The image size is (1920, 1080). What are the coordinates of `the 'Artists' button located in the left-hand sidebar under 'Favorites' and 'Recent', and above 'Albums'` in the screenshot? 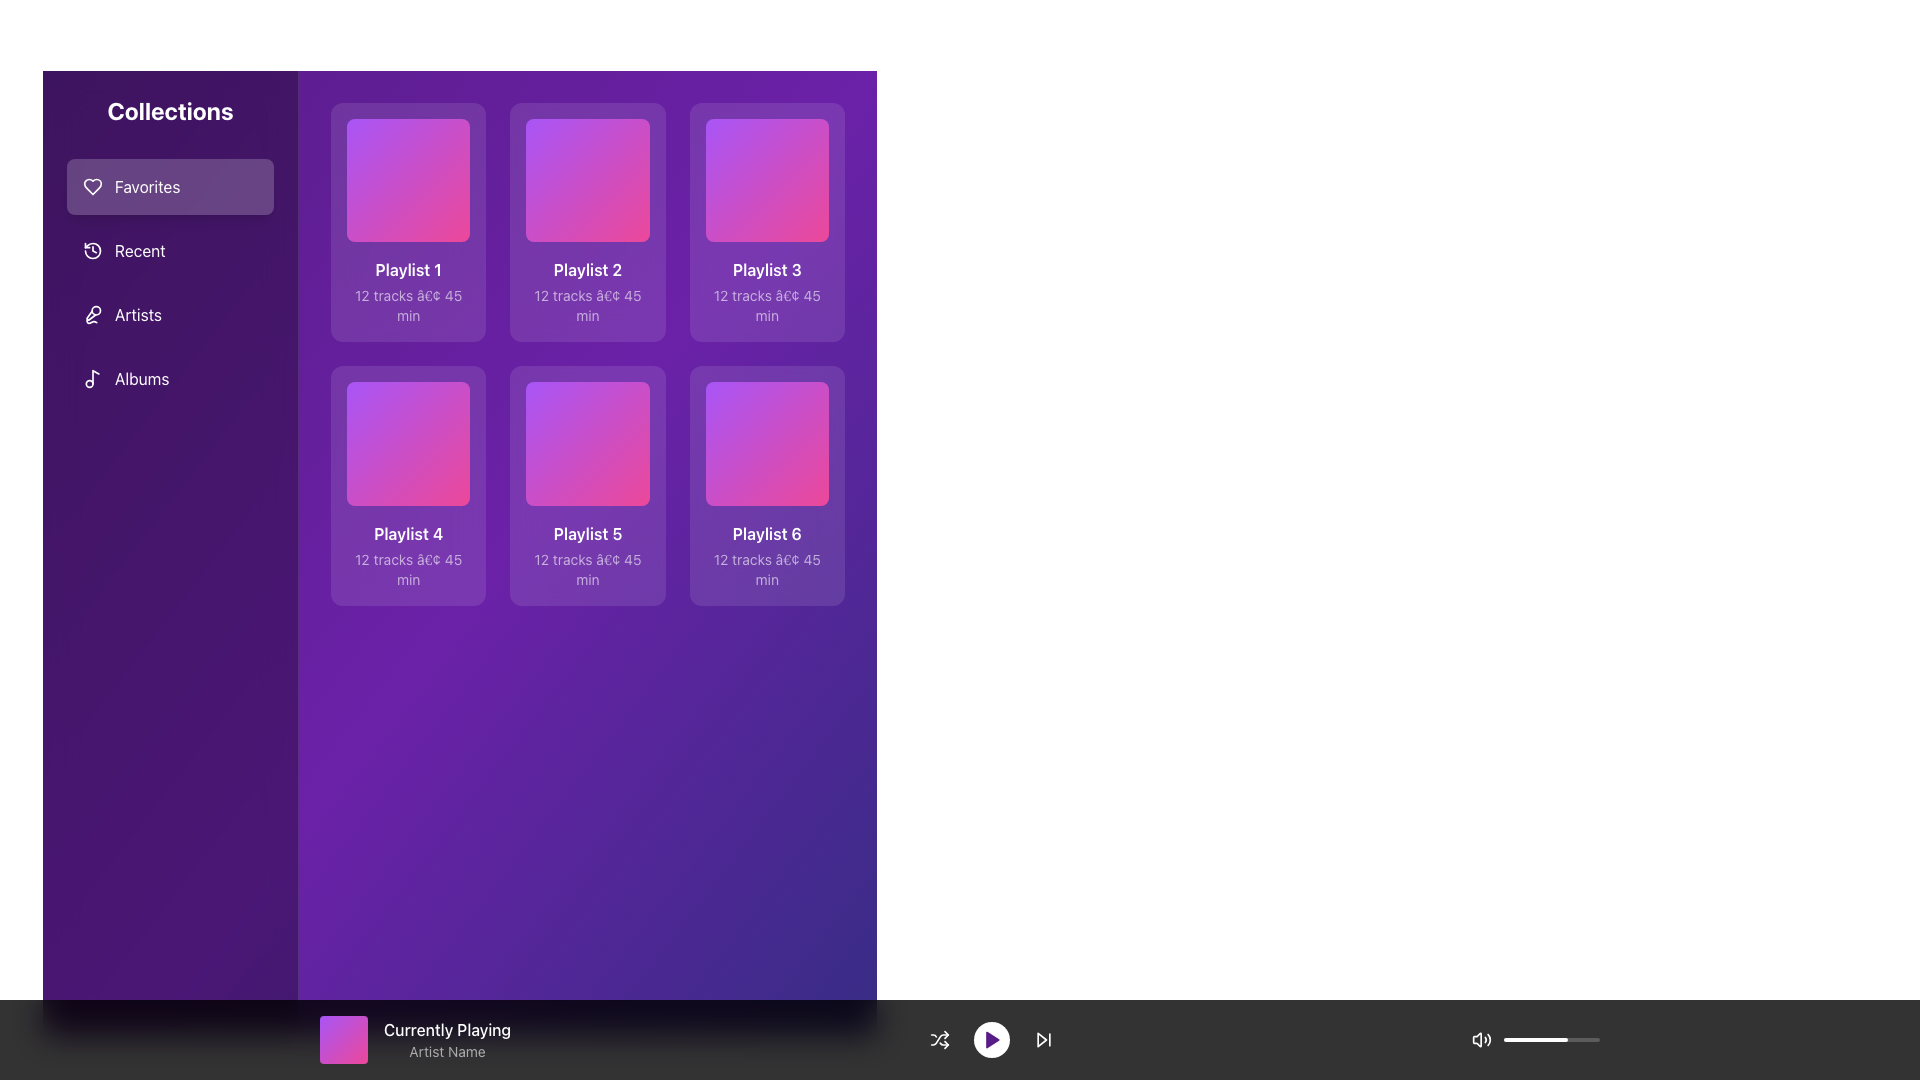 It's located at (170, 315).